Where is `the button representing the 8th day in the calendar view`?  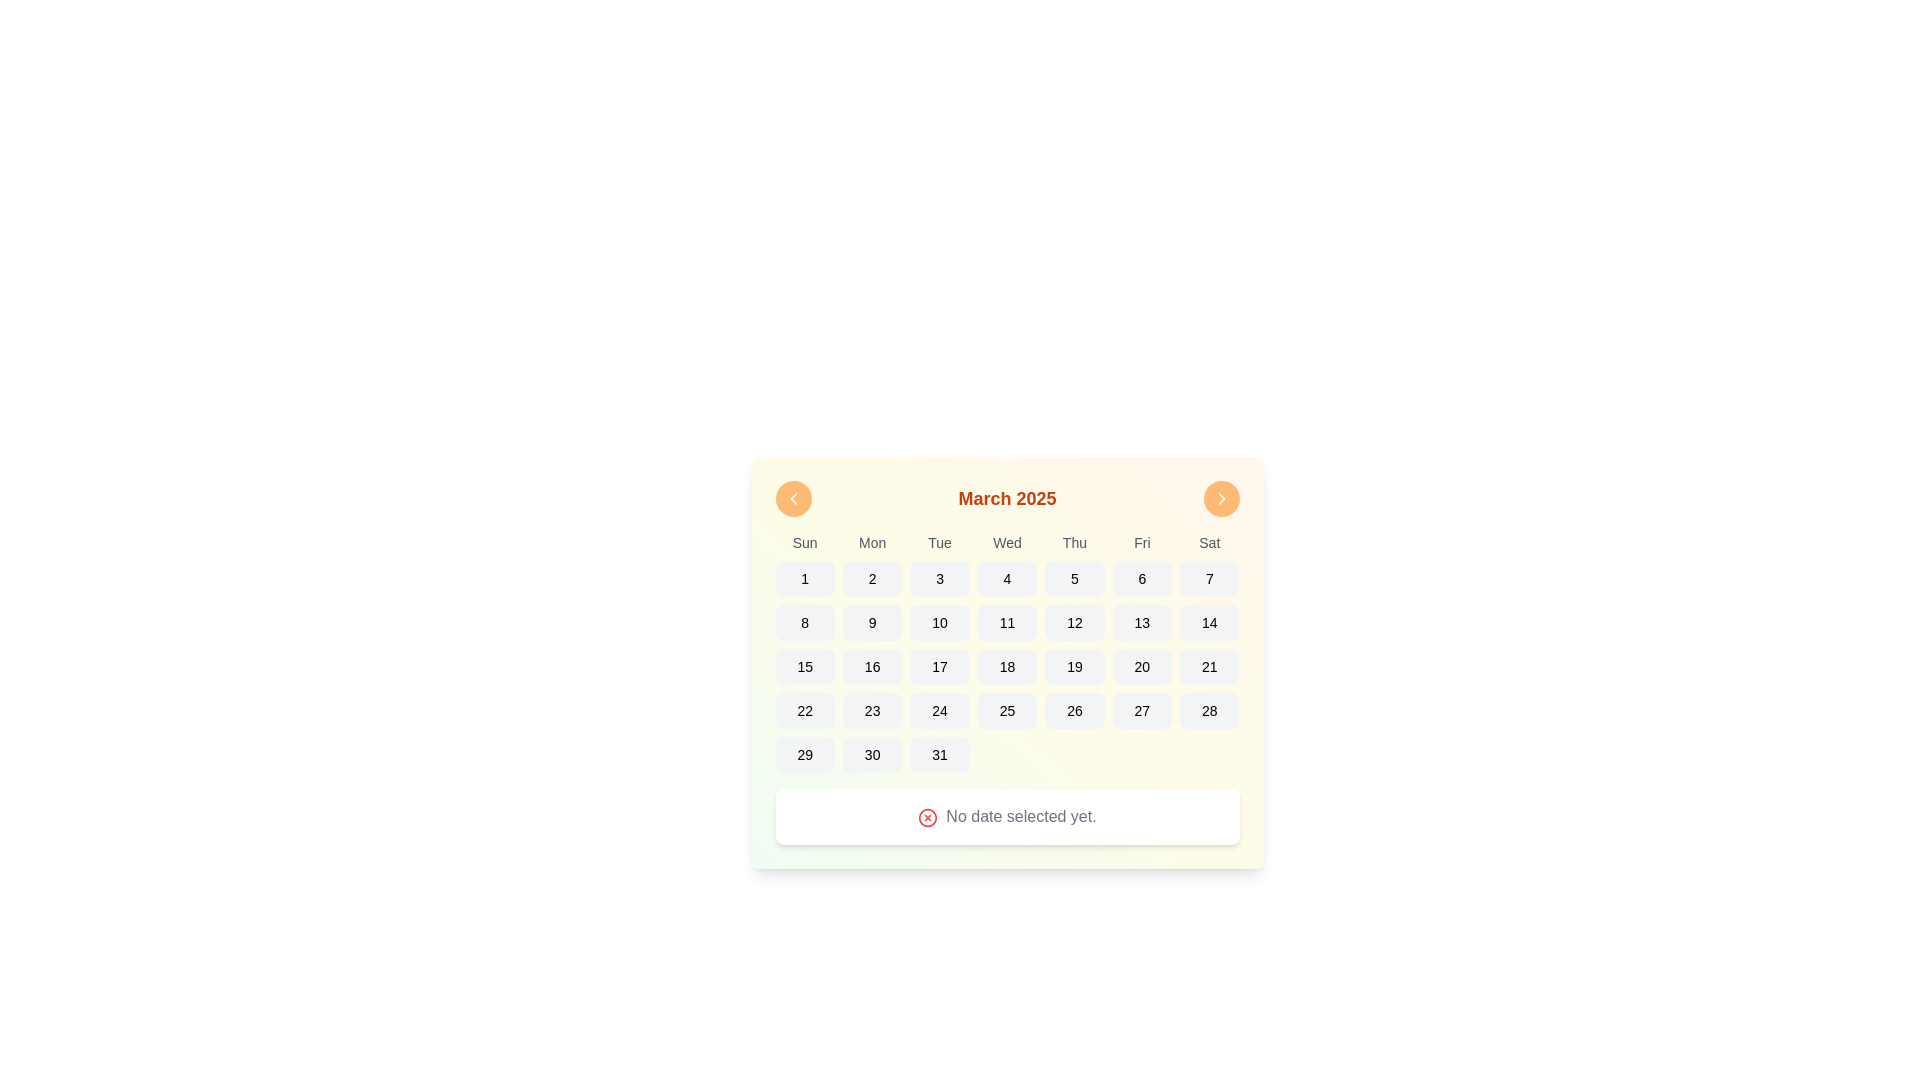
the button representing the 8th day in the calendar view is located at coordinates (805, 622).